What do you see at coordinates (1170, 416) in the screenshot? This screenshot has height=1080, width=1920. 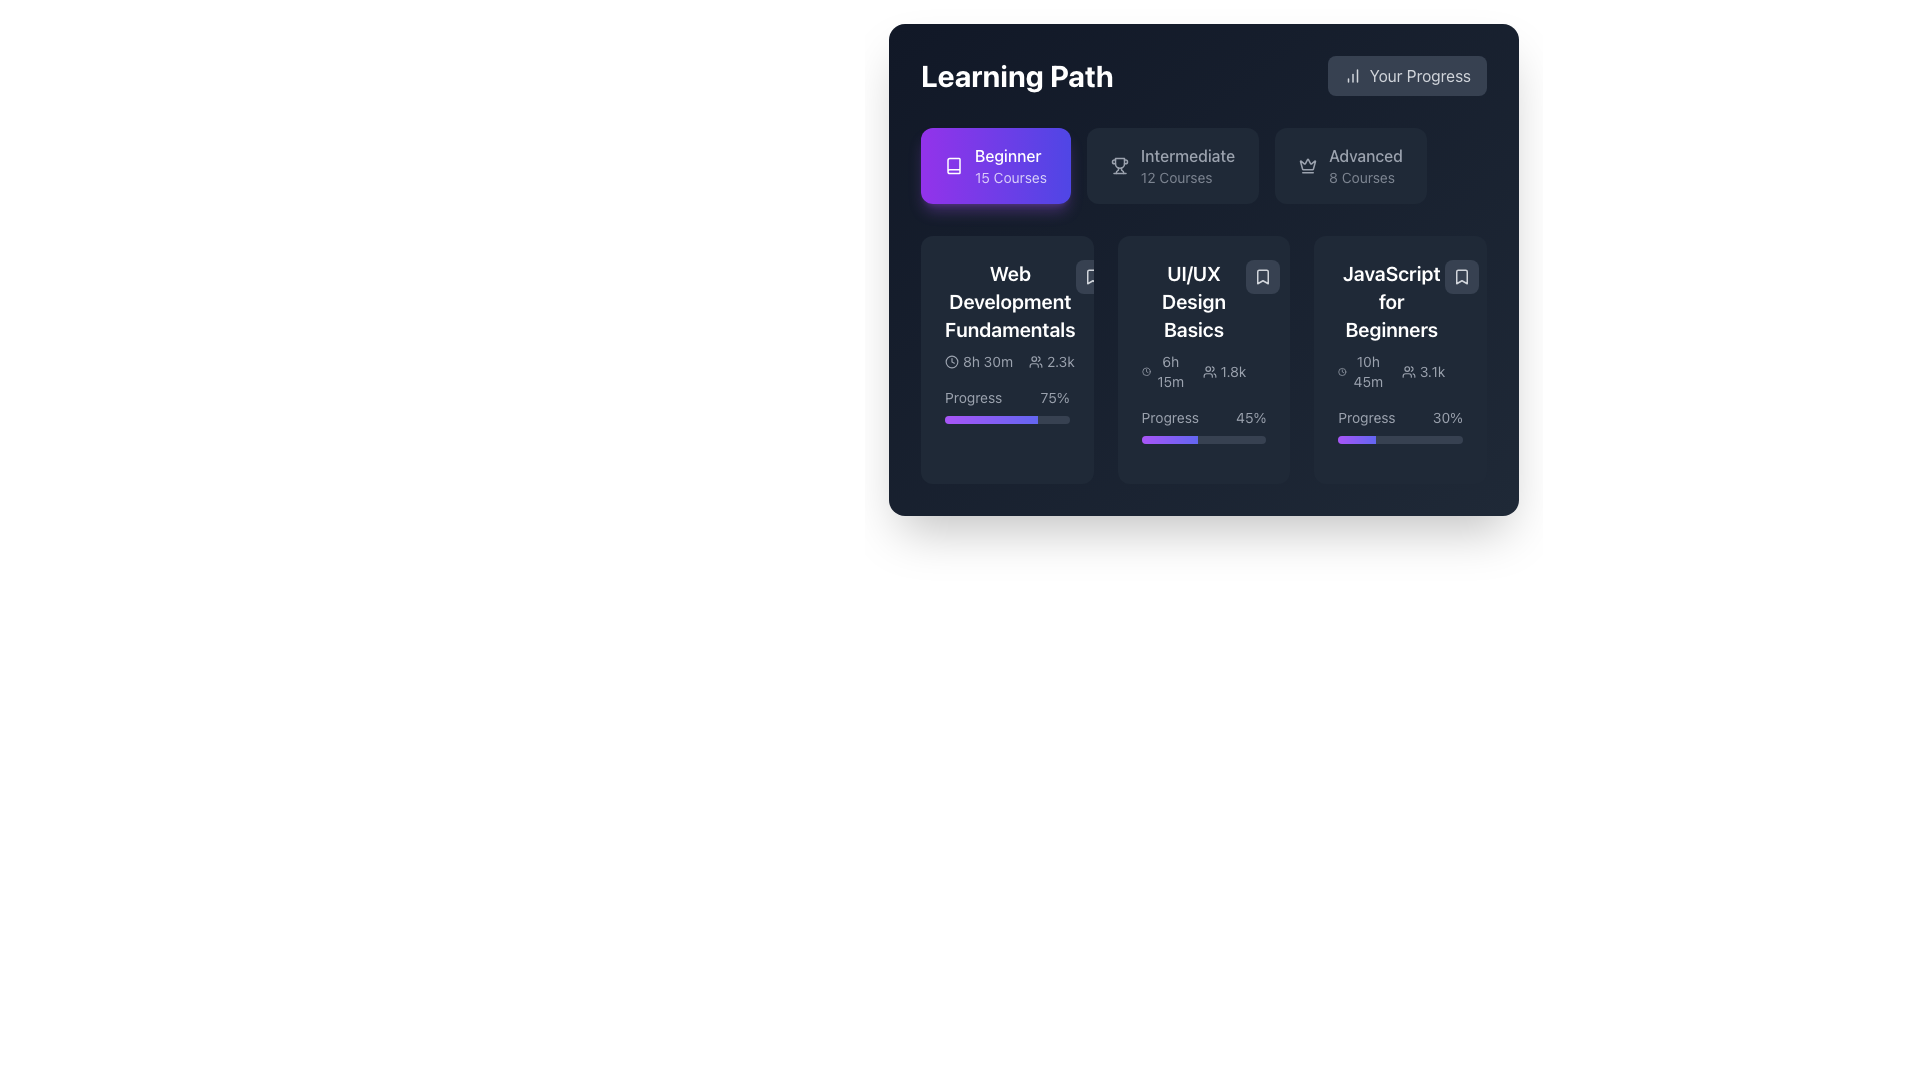 I see `text from the Text Label indicating the purpose of the progress bar in the 'UI/UX Design Basics' course card, positioned to the left of the percentage value` at bounding box center [1170, 416].